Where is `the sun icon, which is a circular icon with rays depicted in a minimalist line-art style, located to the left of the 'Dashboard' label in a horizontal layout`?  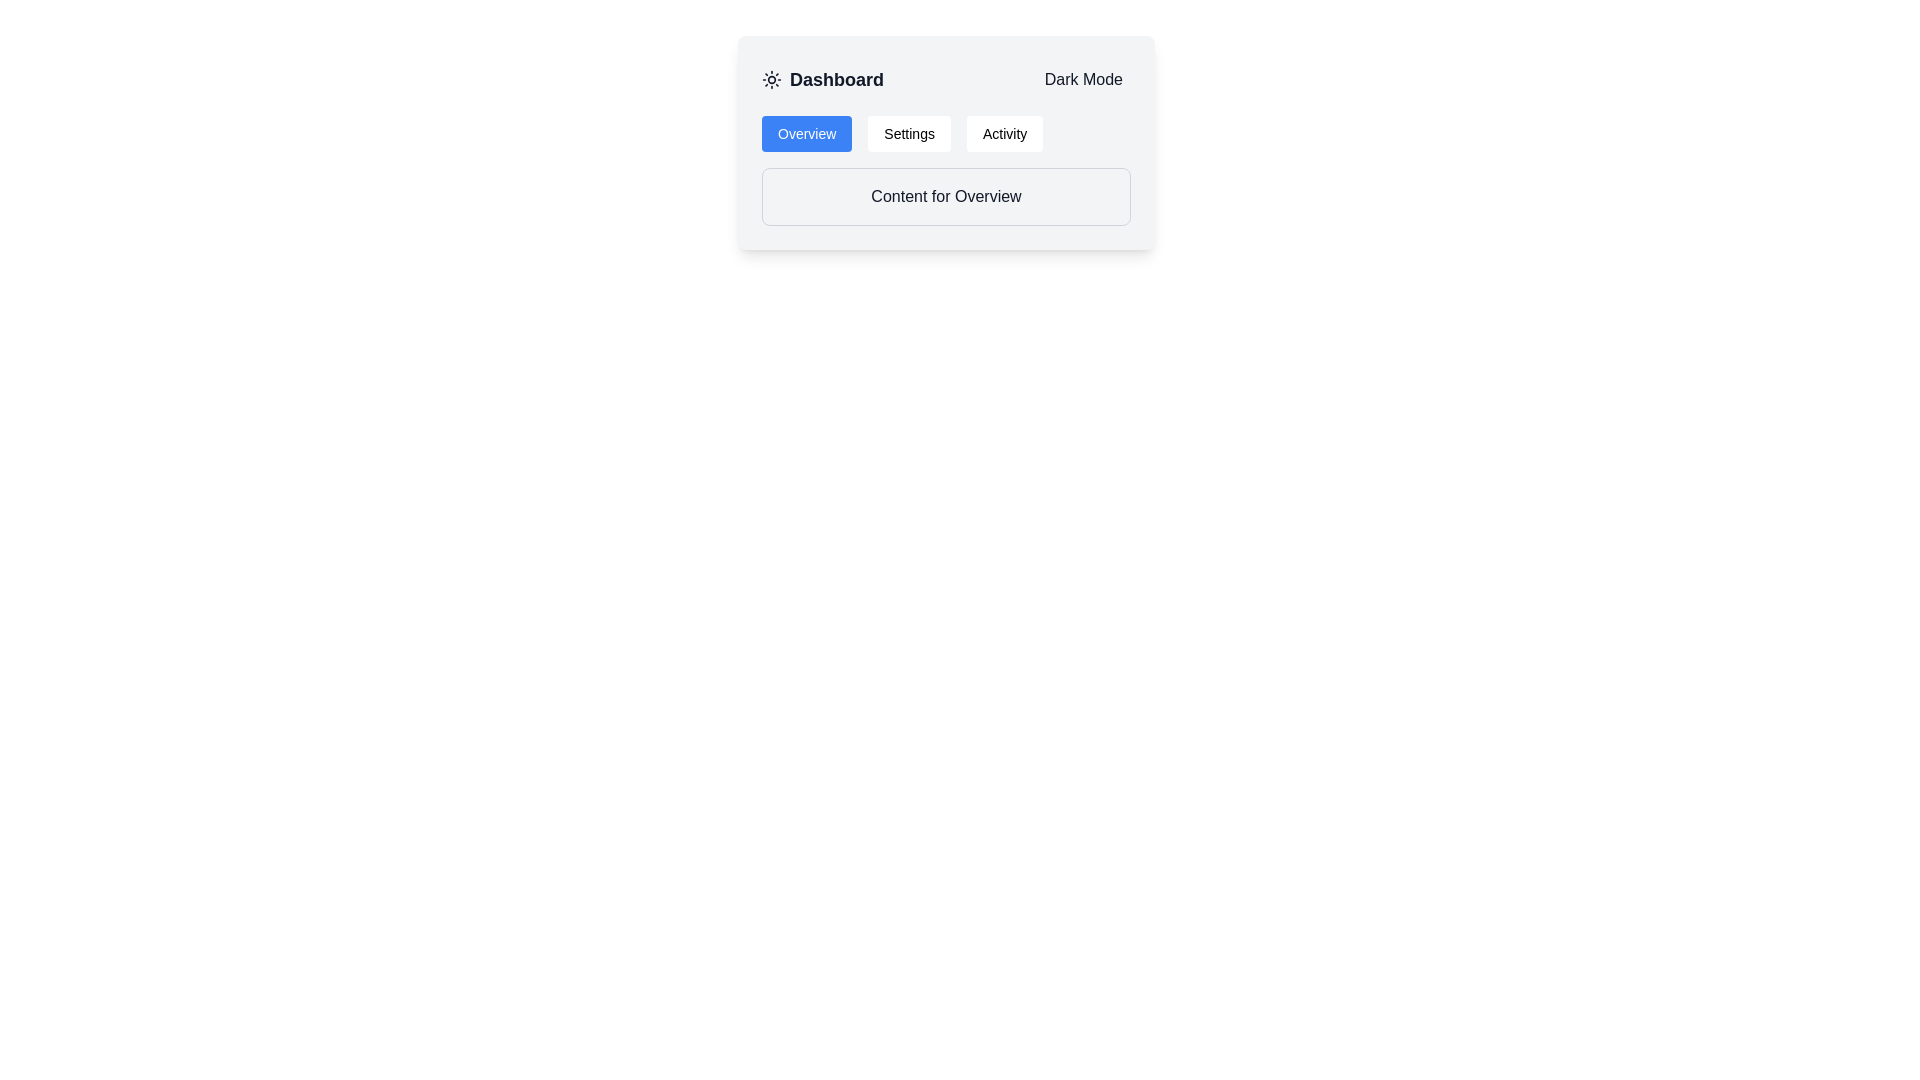
the sun icon, which is a circular icon with rays depicted in a minimalist line-art style, located to the left of the 'Dashboard' label in a horizontal layout is located at coordinates (771, 79).